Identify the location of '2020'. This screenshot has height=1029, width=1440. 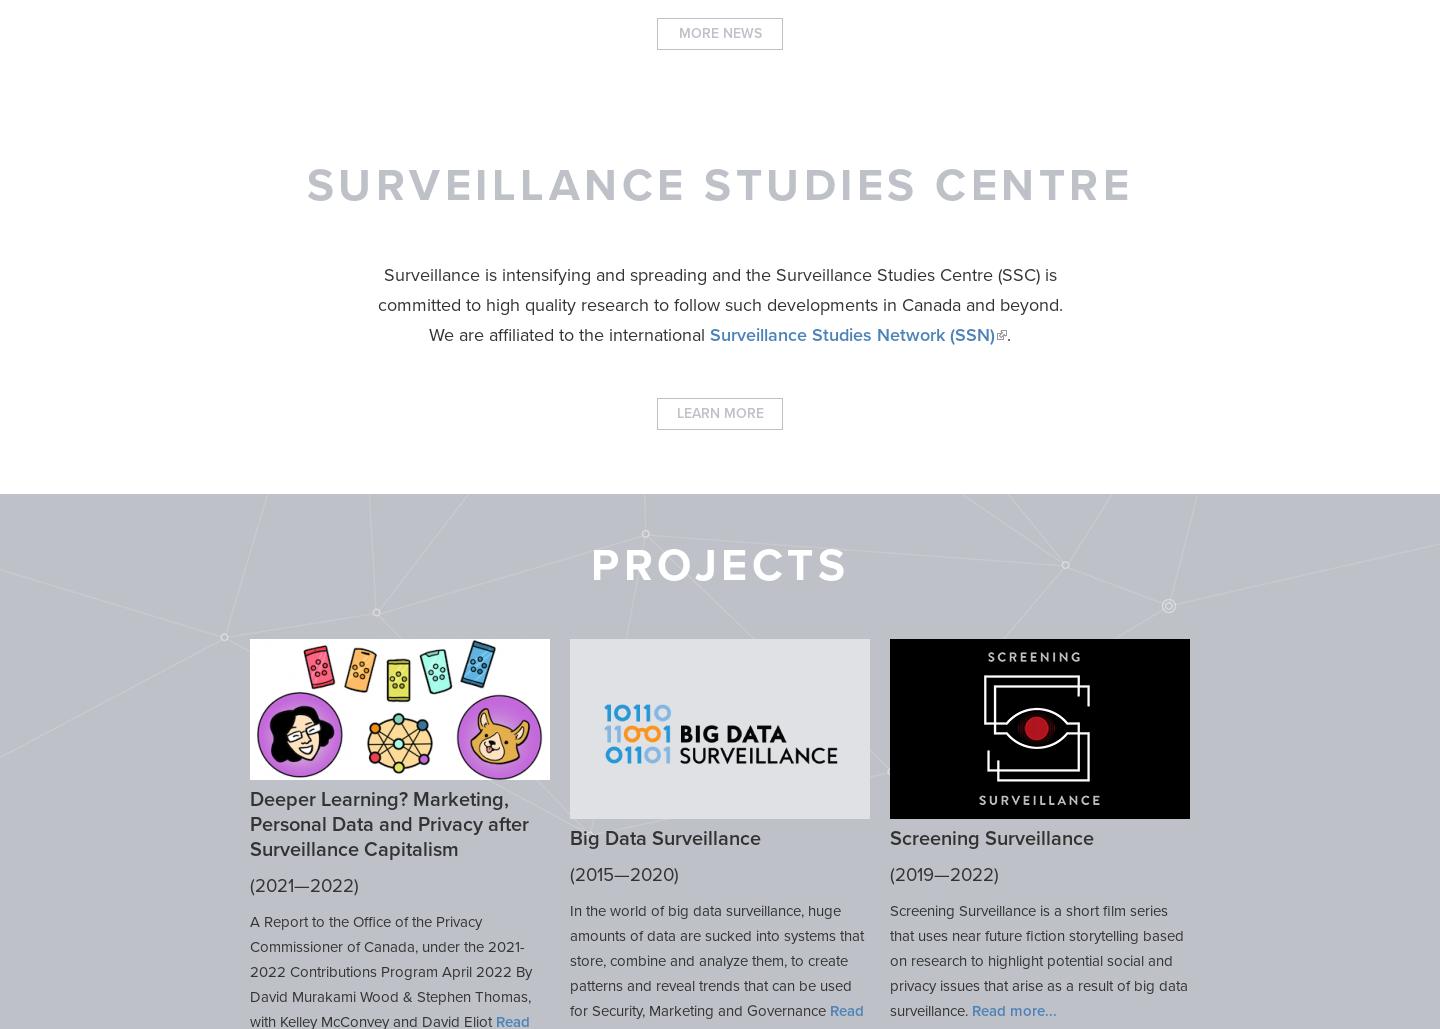
(651, 873).